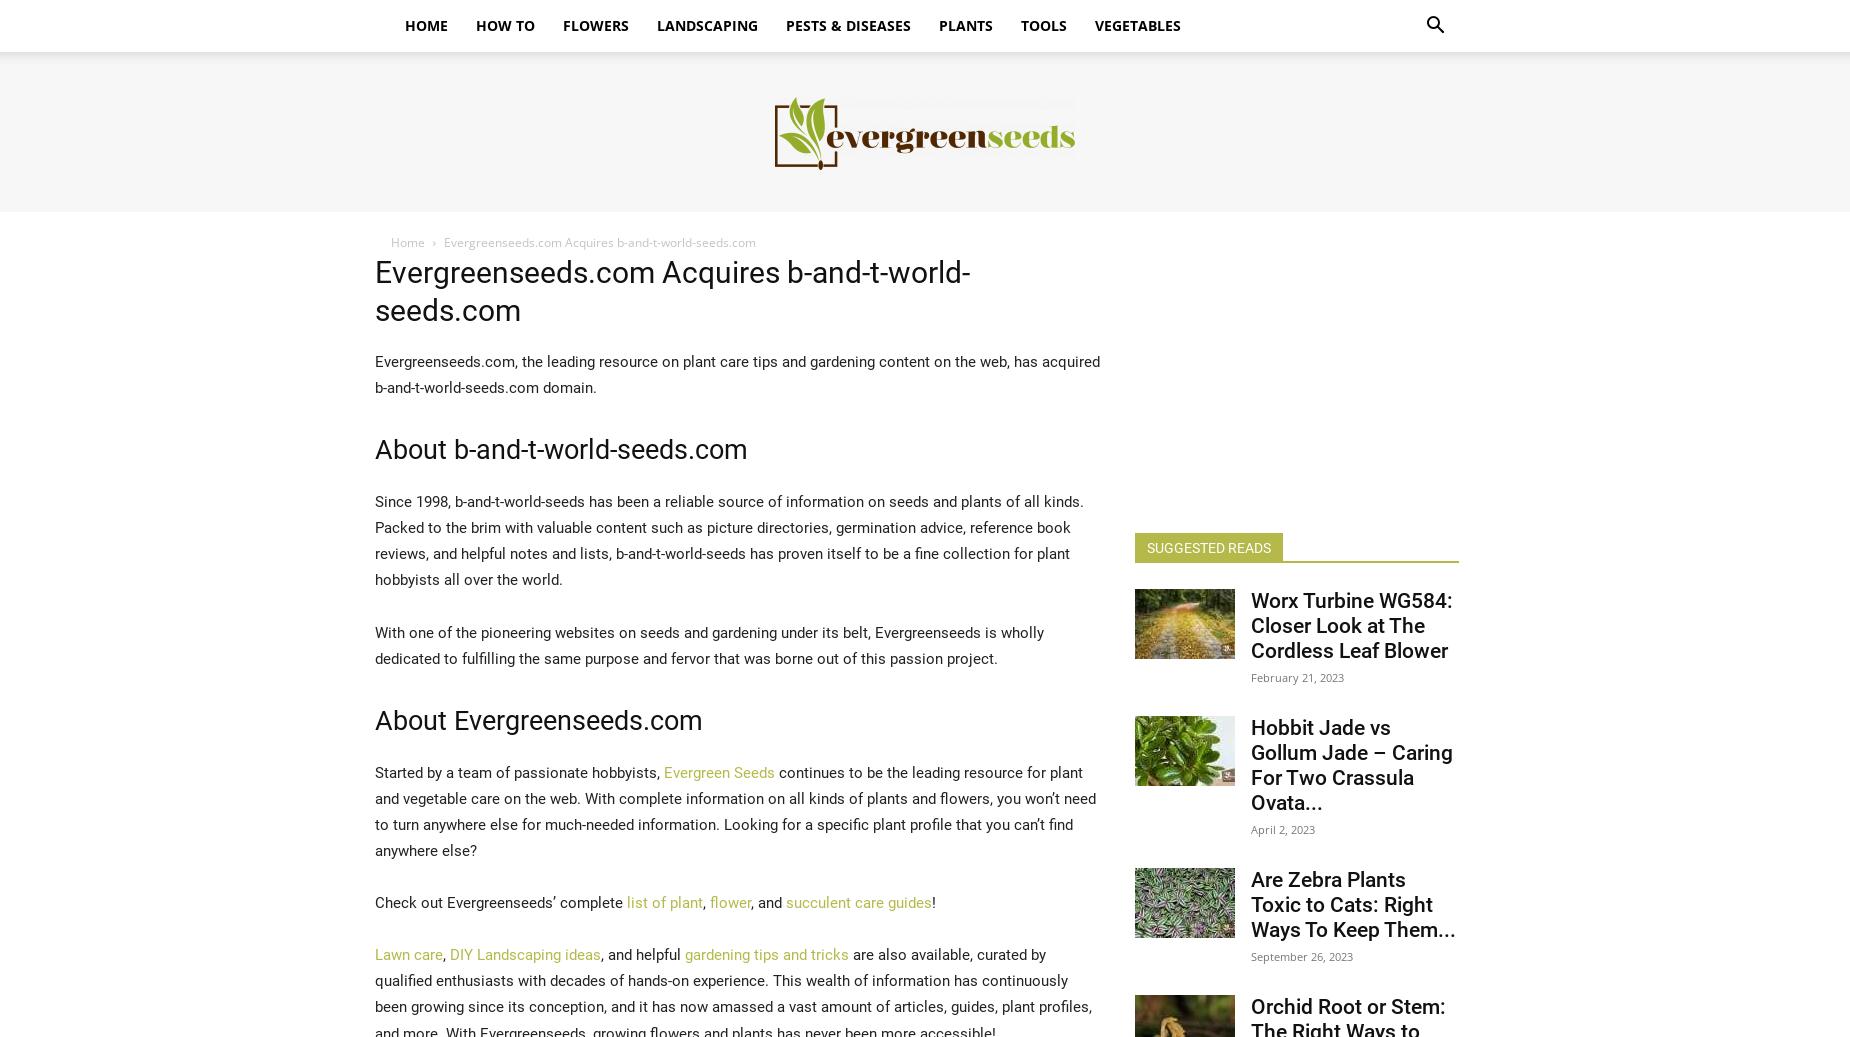  Describe the element at coordinates (786, 903) in the screenshot. I see `'succulent care guides'` at that location.